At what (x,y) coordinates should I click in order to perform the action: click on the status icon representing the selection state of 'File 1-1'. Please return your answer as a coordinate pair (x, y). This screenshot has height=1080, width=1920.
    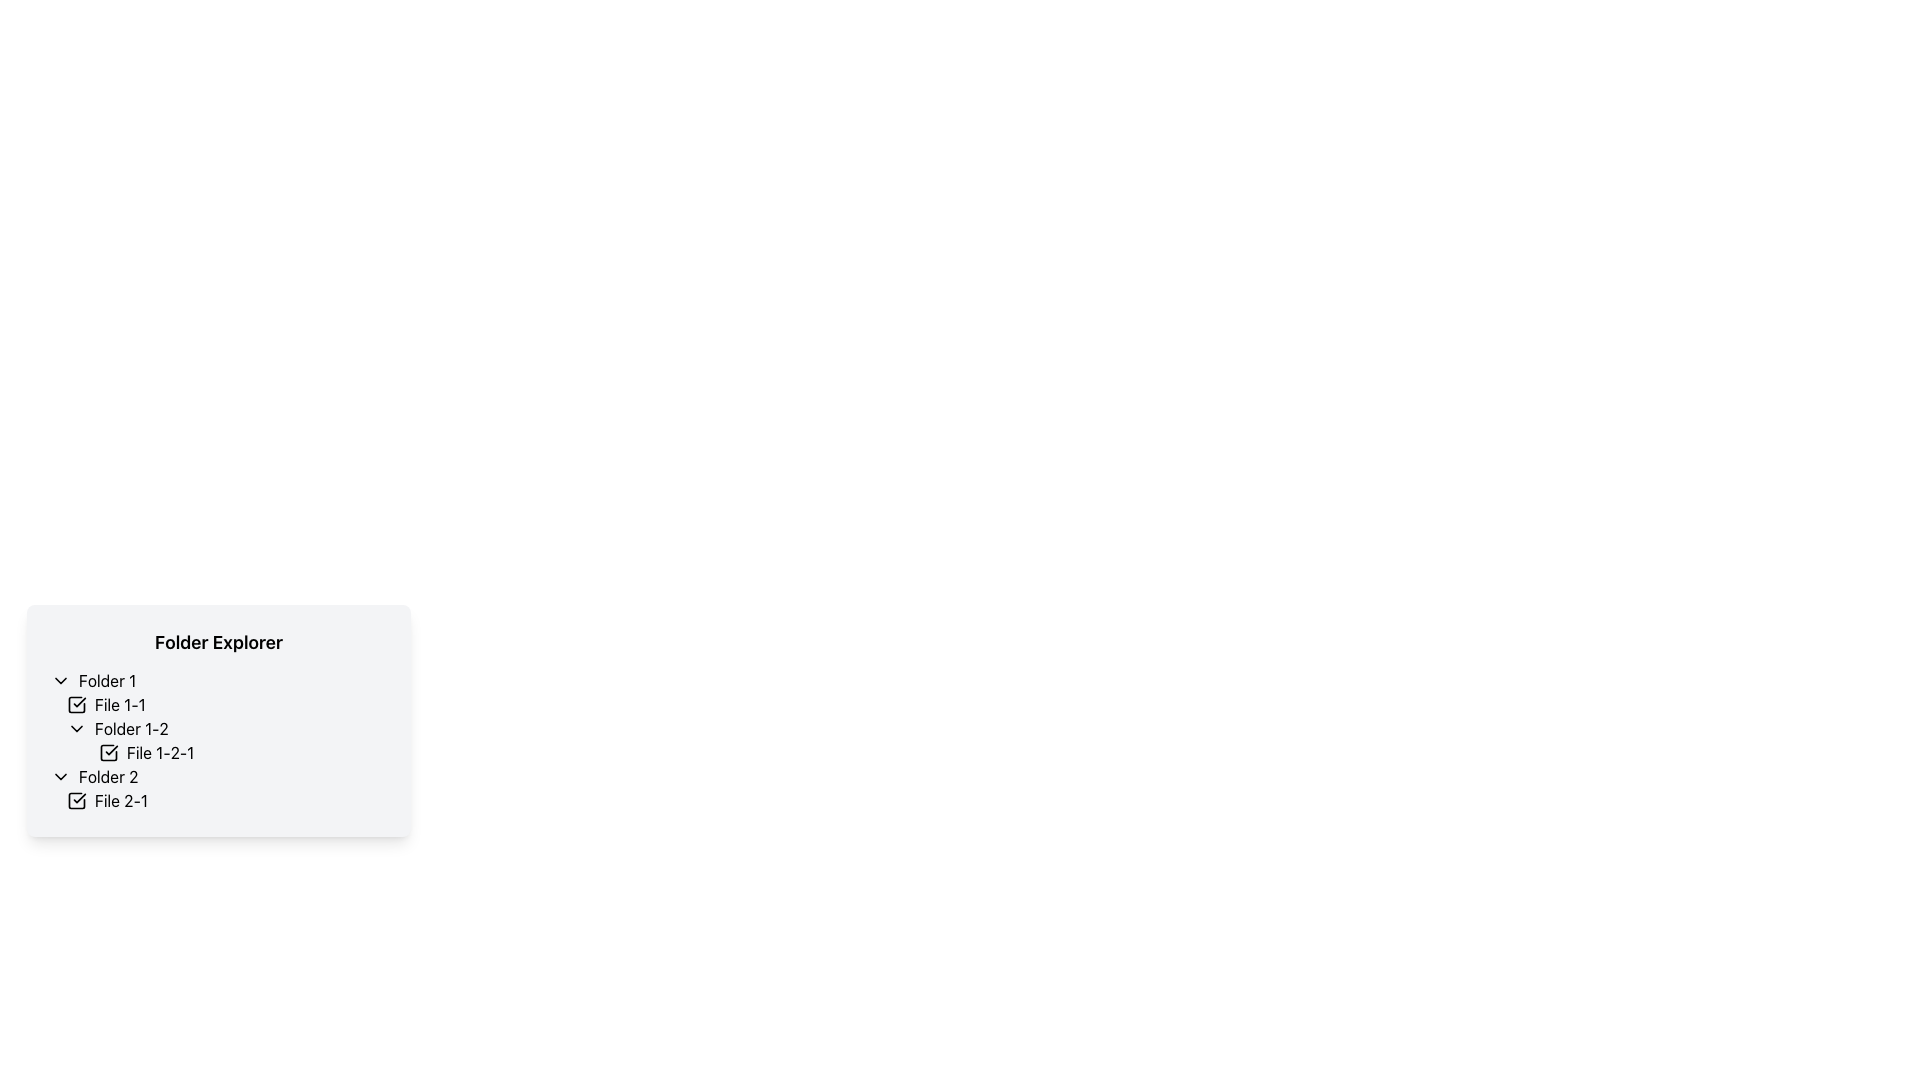
    Looking at the image, I should click on (76, 704).